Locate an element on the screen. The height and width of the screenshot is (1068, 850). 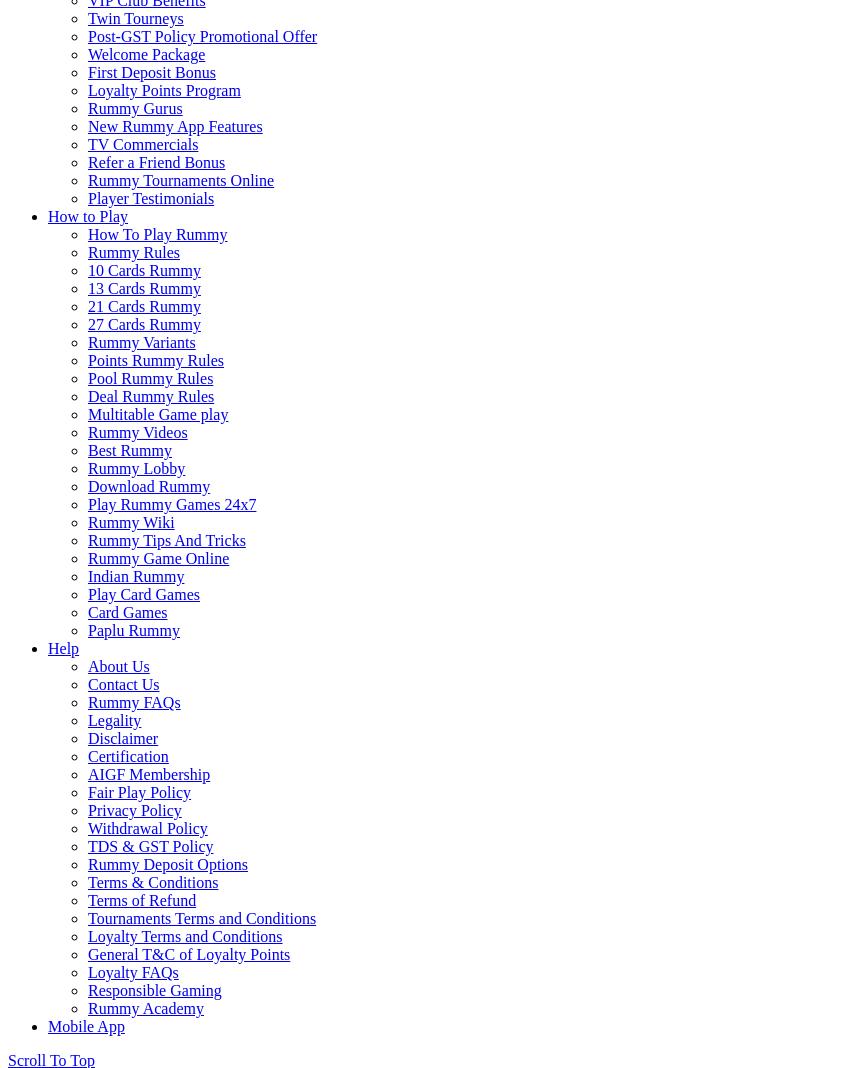
'AIGF Membership' is located at coordinates (86, 774).